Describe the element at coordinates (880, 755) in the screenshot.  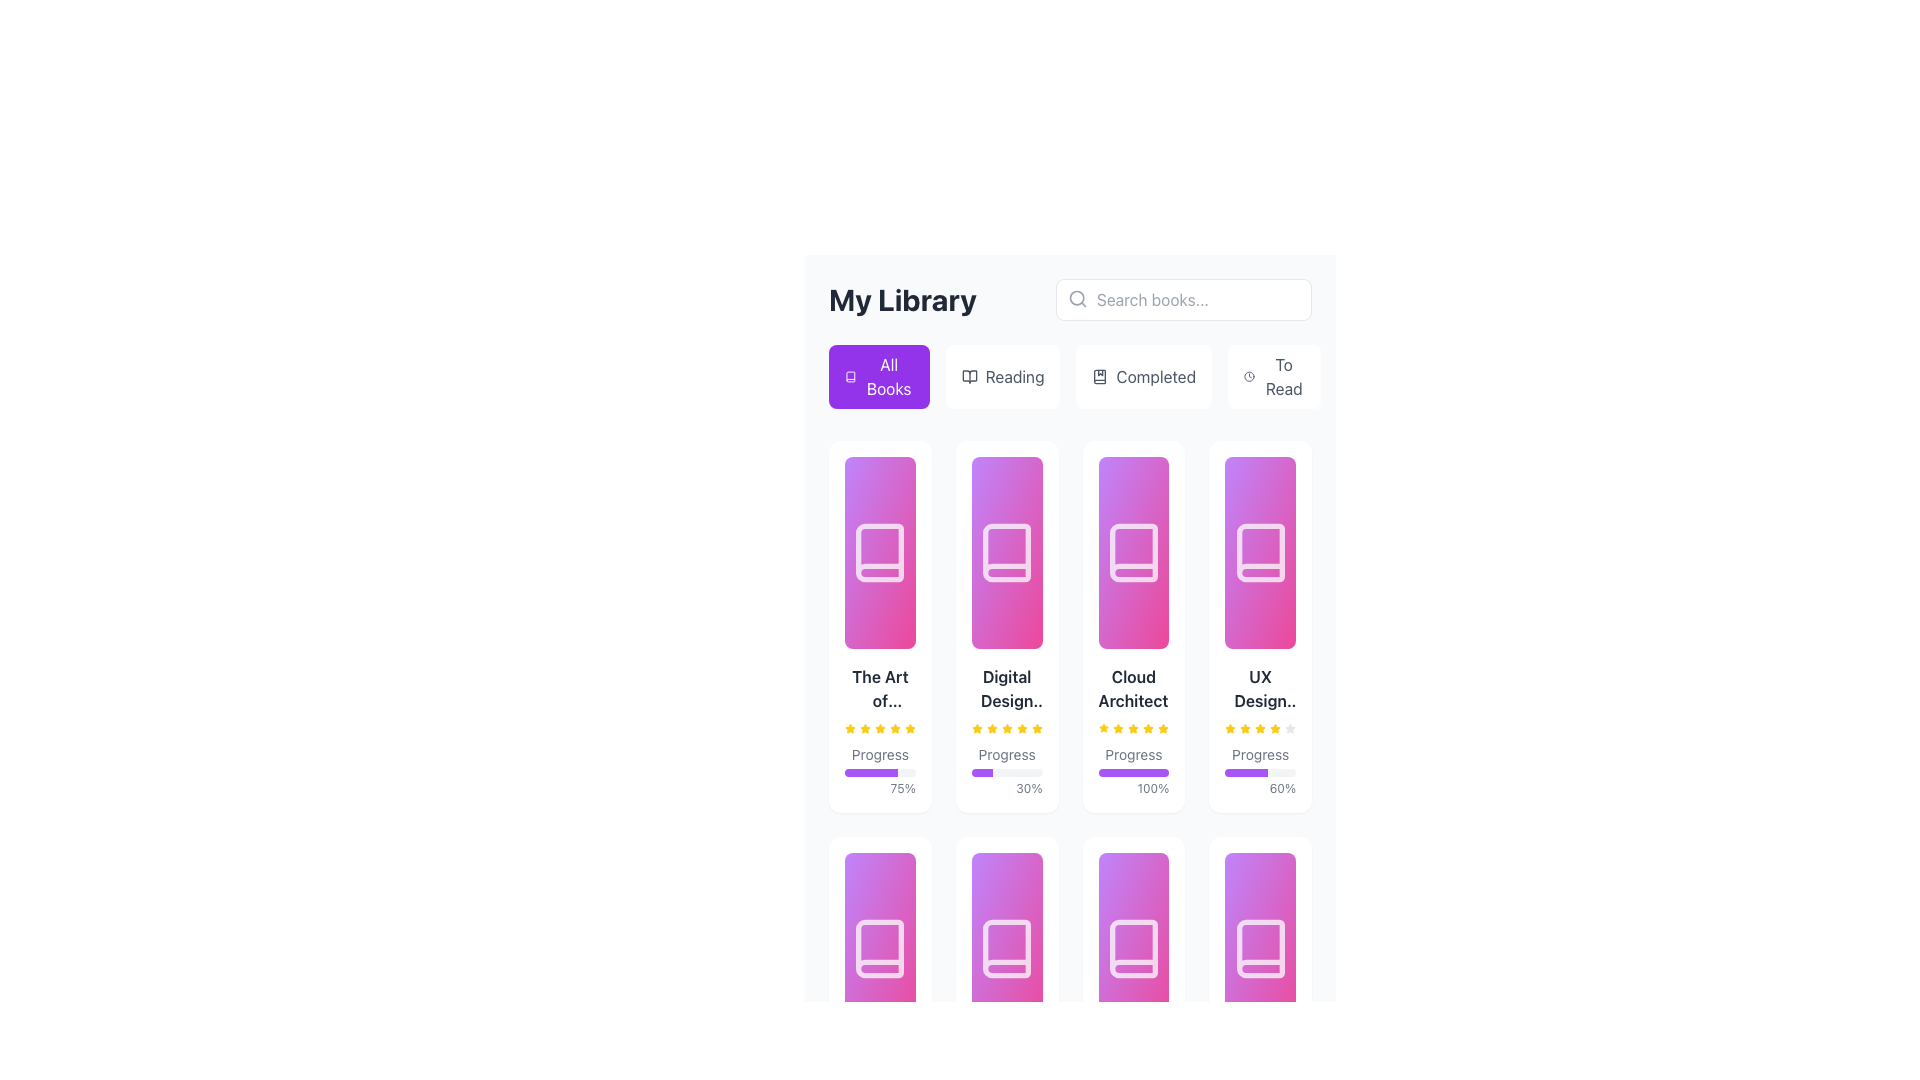
I see `the text label indicating reading progress for the book entry 'The Art of...' which is positioned above the progress bar and aligned with the percentage indicator` at that location.